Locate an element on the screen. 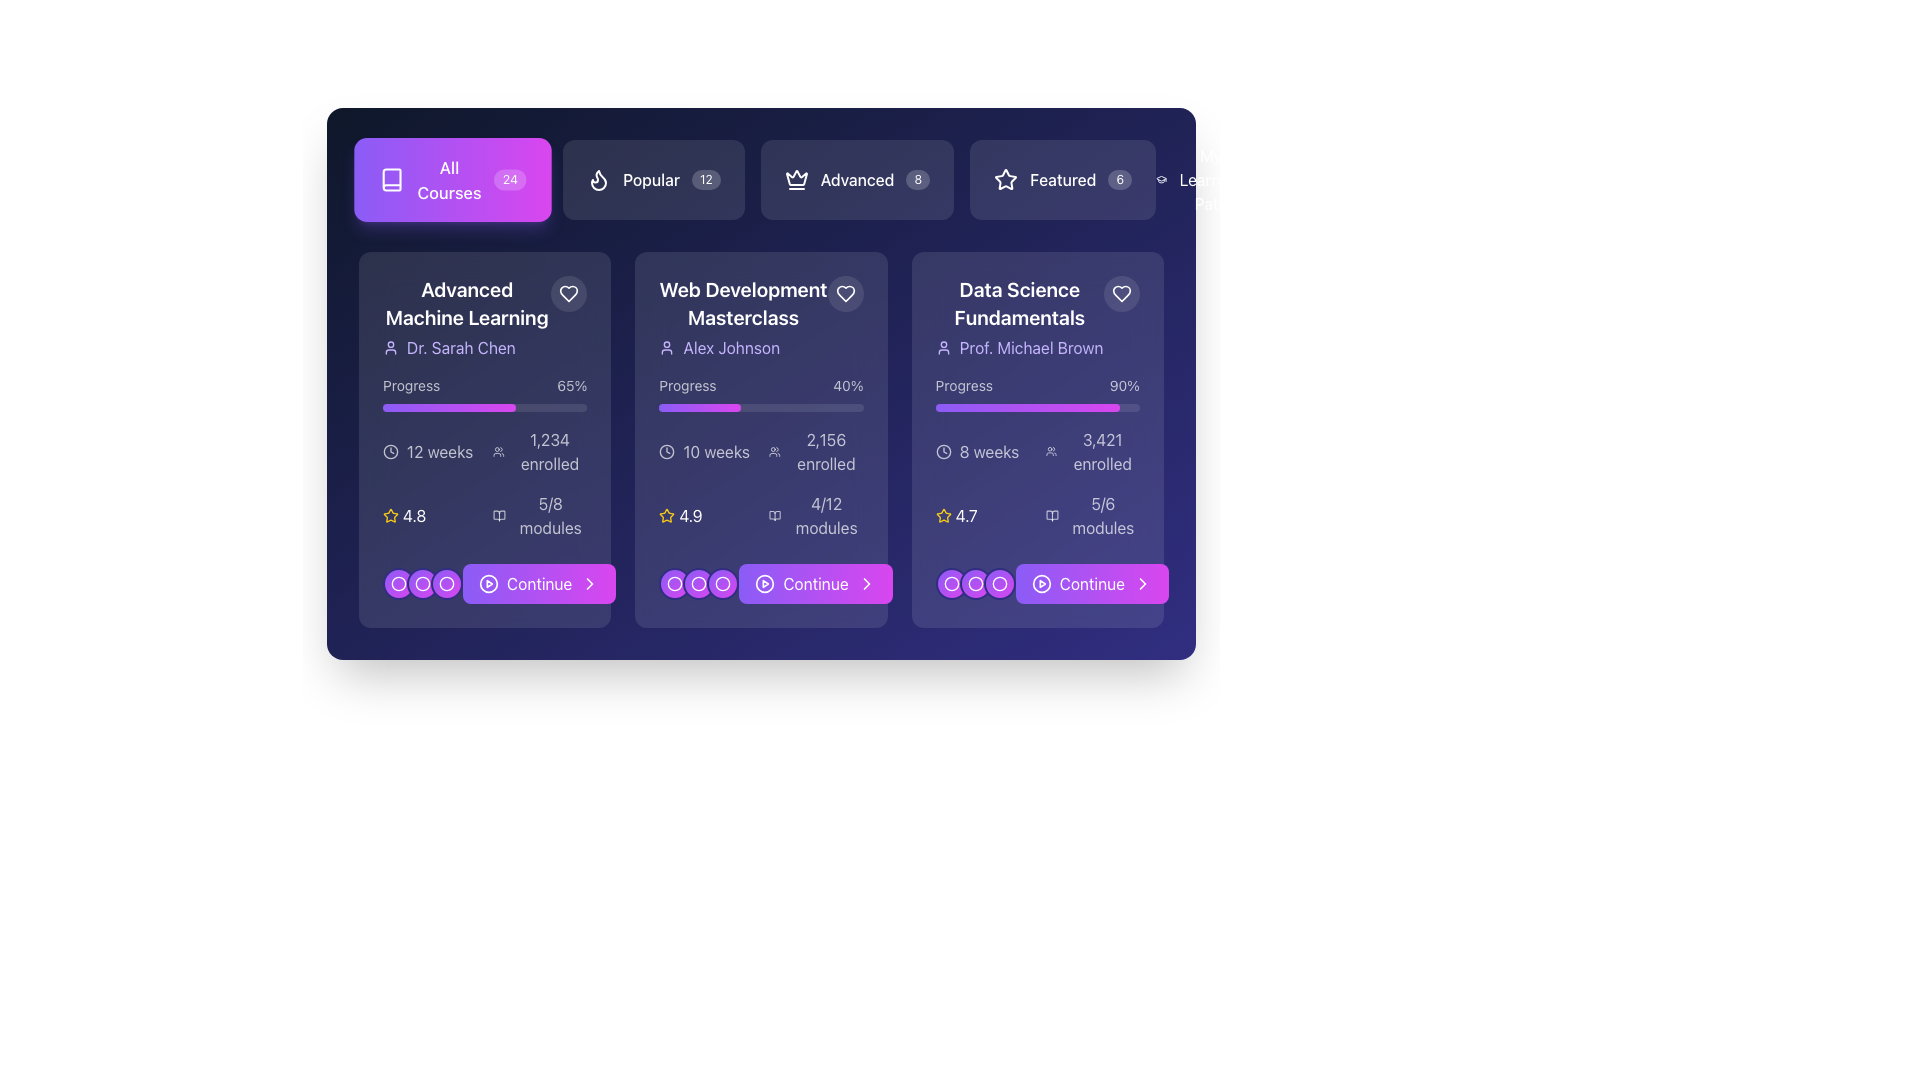 The width and height of the screenshot is (1920, 1080). the second circular icon button within the gradient circle in the progress section of the 'Web Development Masterclass' card is located at coordinates (675, 583).